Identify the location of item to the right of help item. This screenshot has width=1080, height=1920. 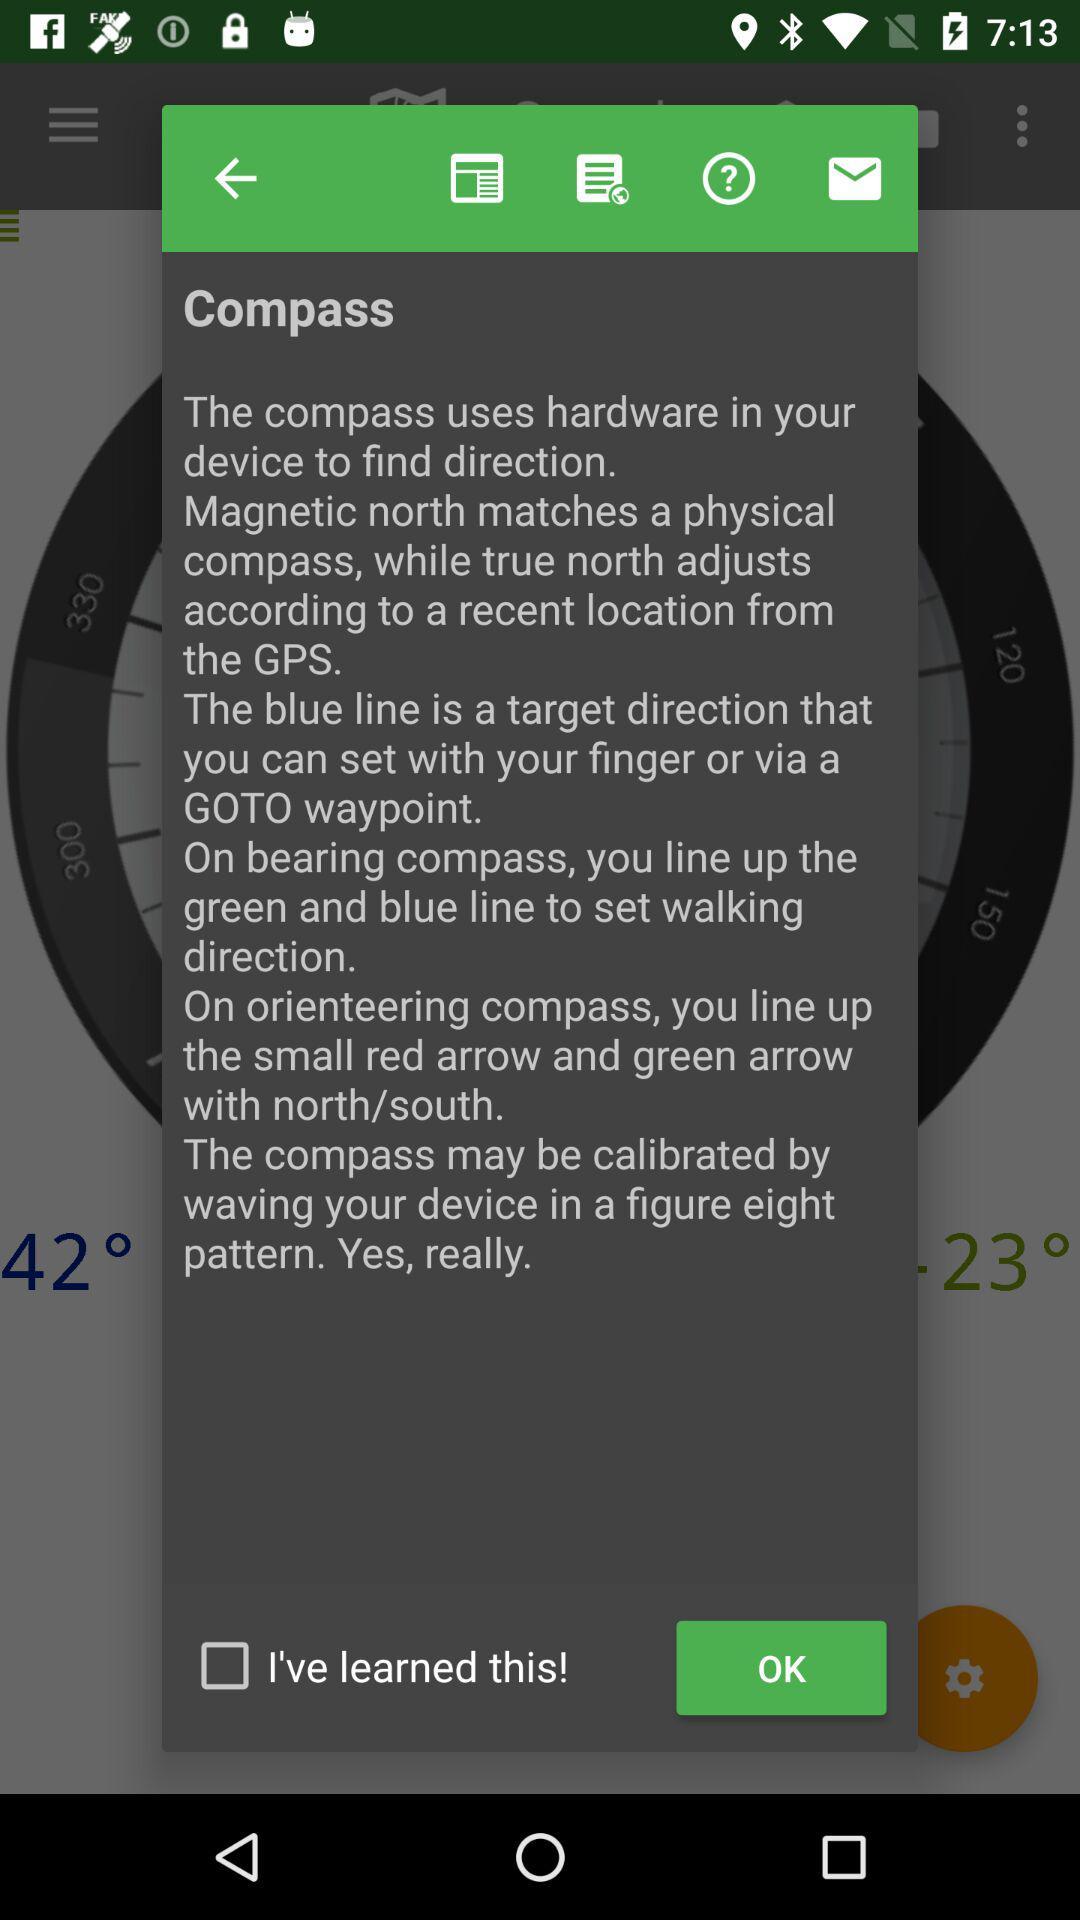
(477, 178).